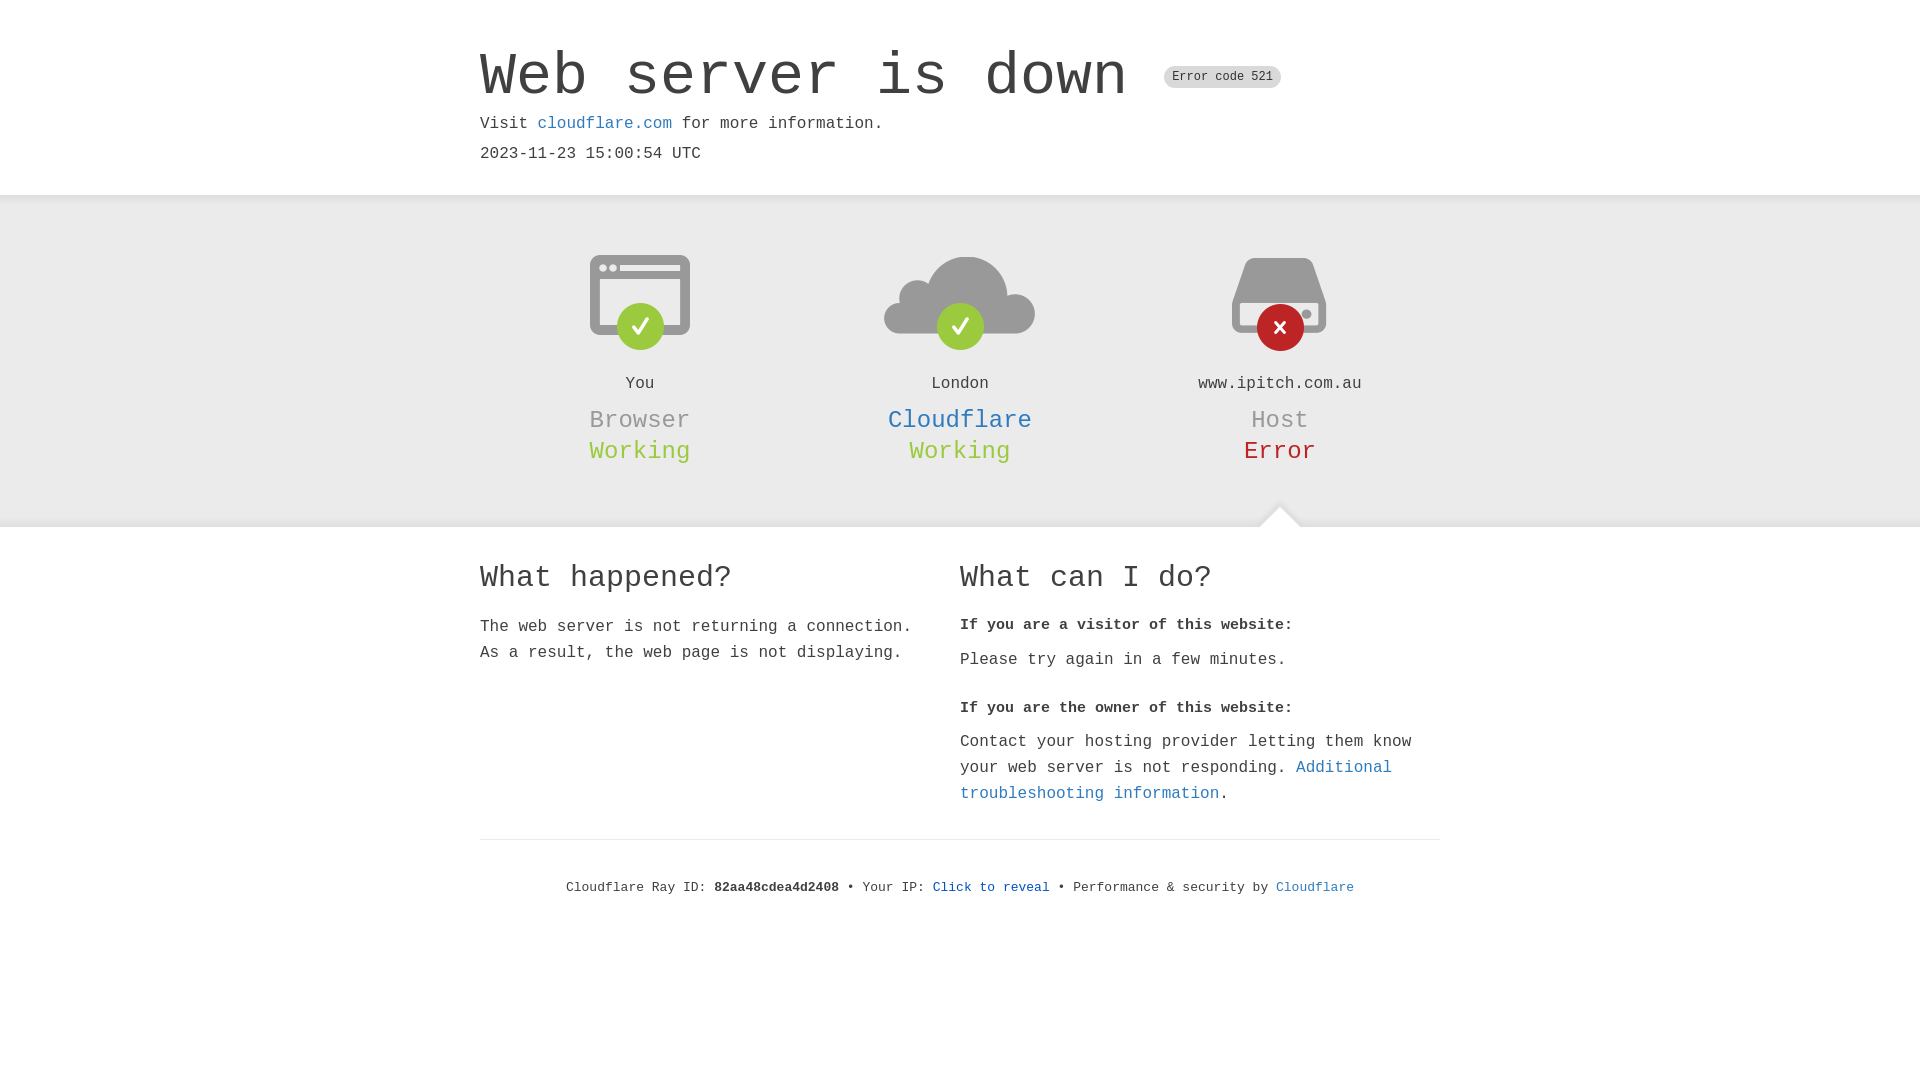 Image resolution: width=1920 pixels, height=1080 pixels. What do you see at coordinates (1176, 779) in the screenshot?
I see `'Additional troubleshooting information'` at bounding box center [1176, 779].